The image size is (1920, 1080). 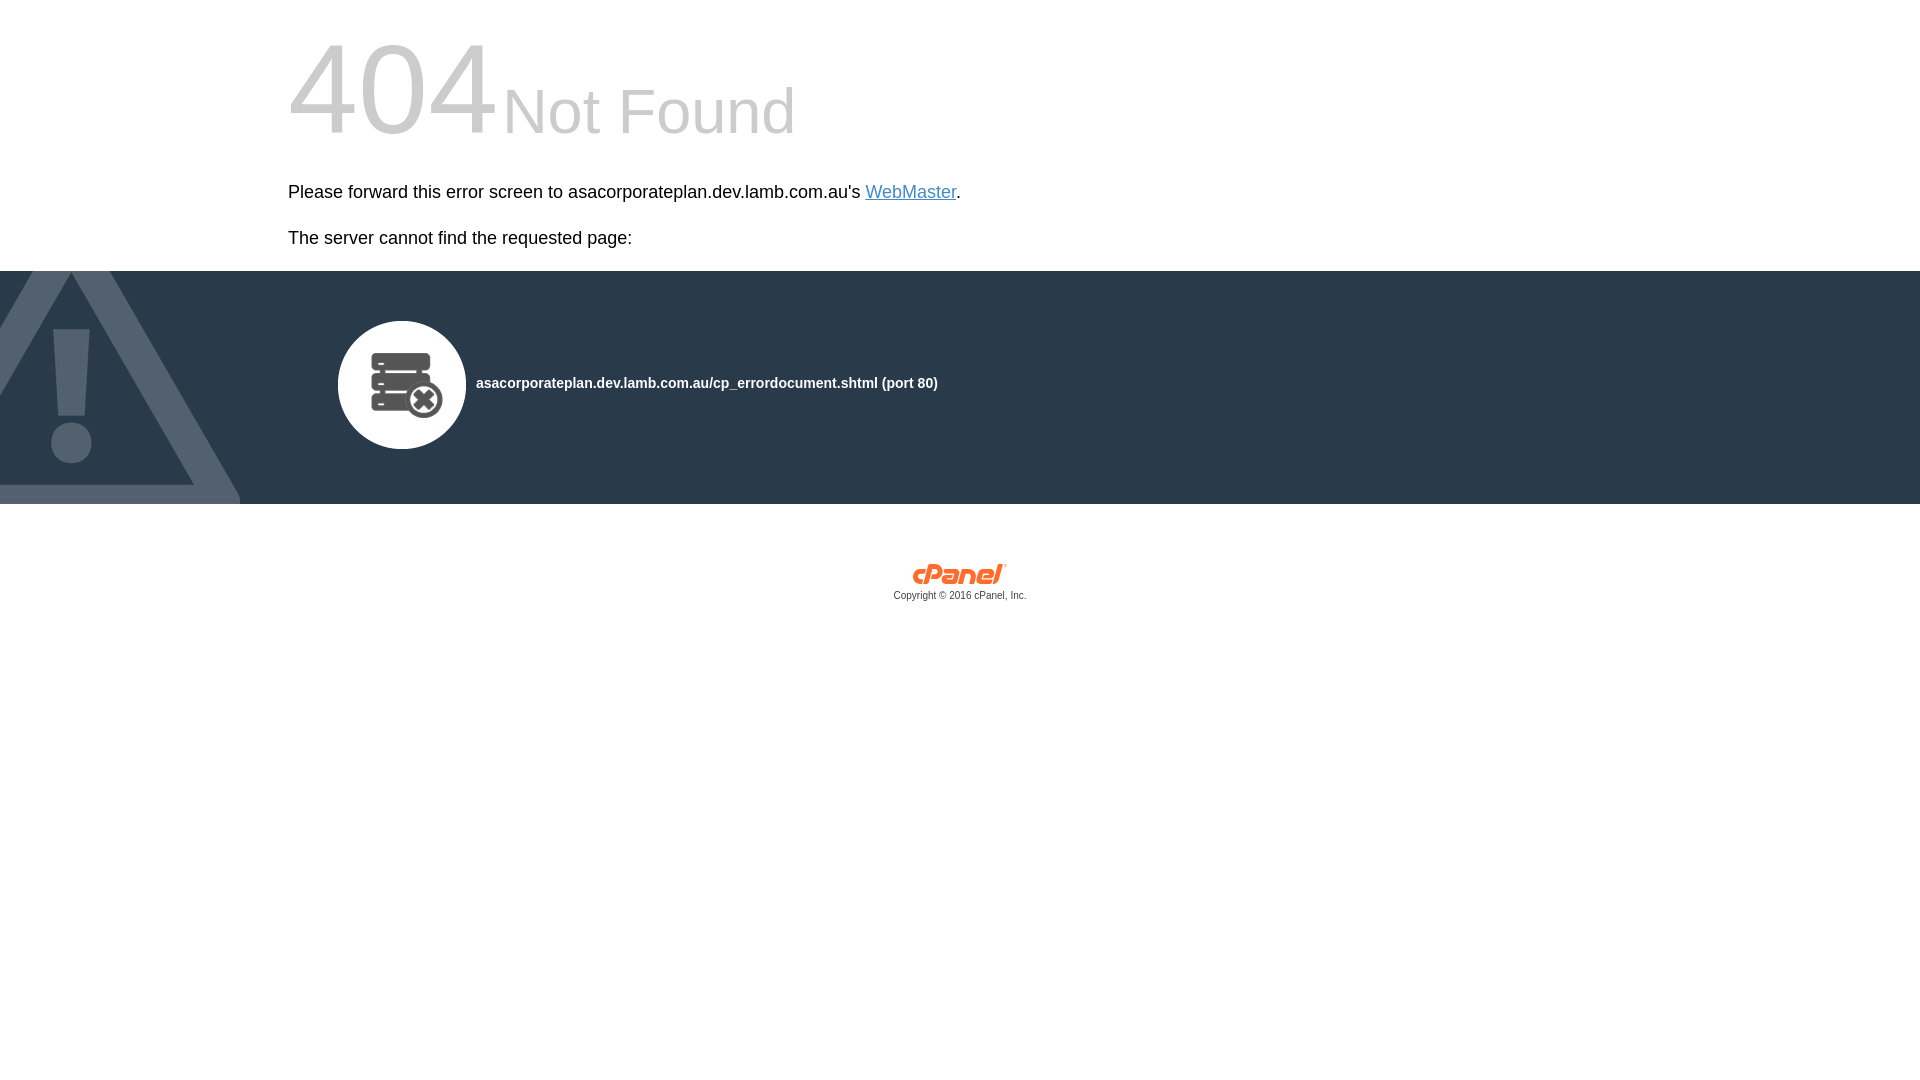 What do you see at coordinates (909, 192) in the screenshot?
I see `'WebMaster'` at bounding box center [909, 192].